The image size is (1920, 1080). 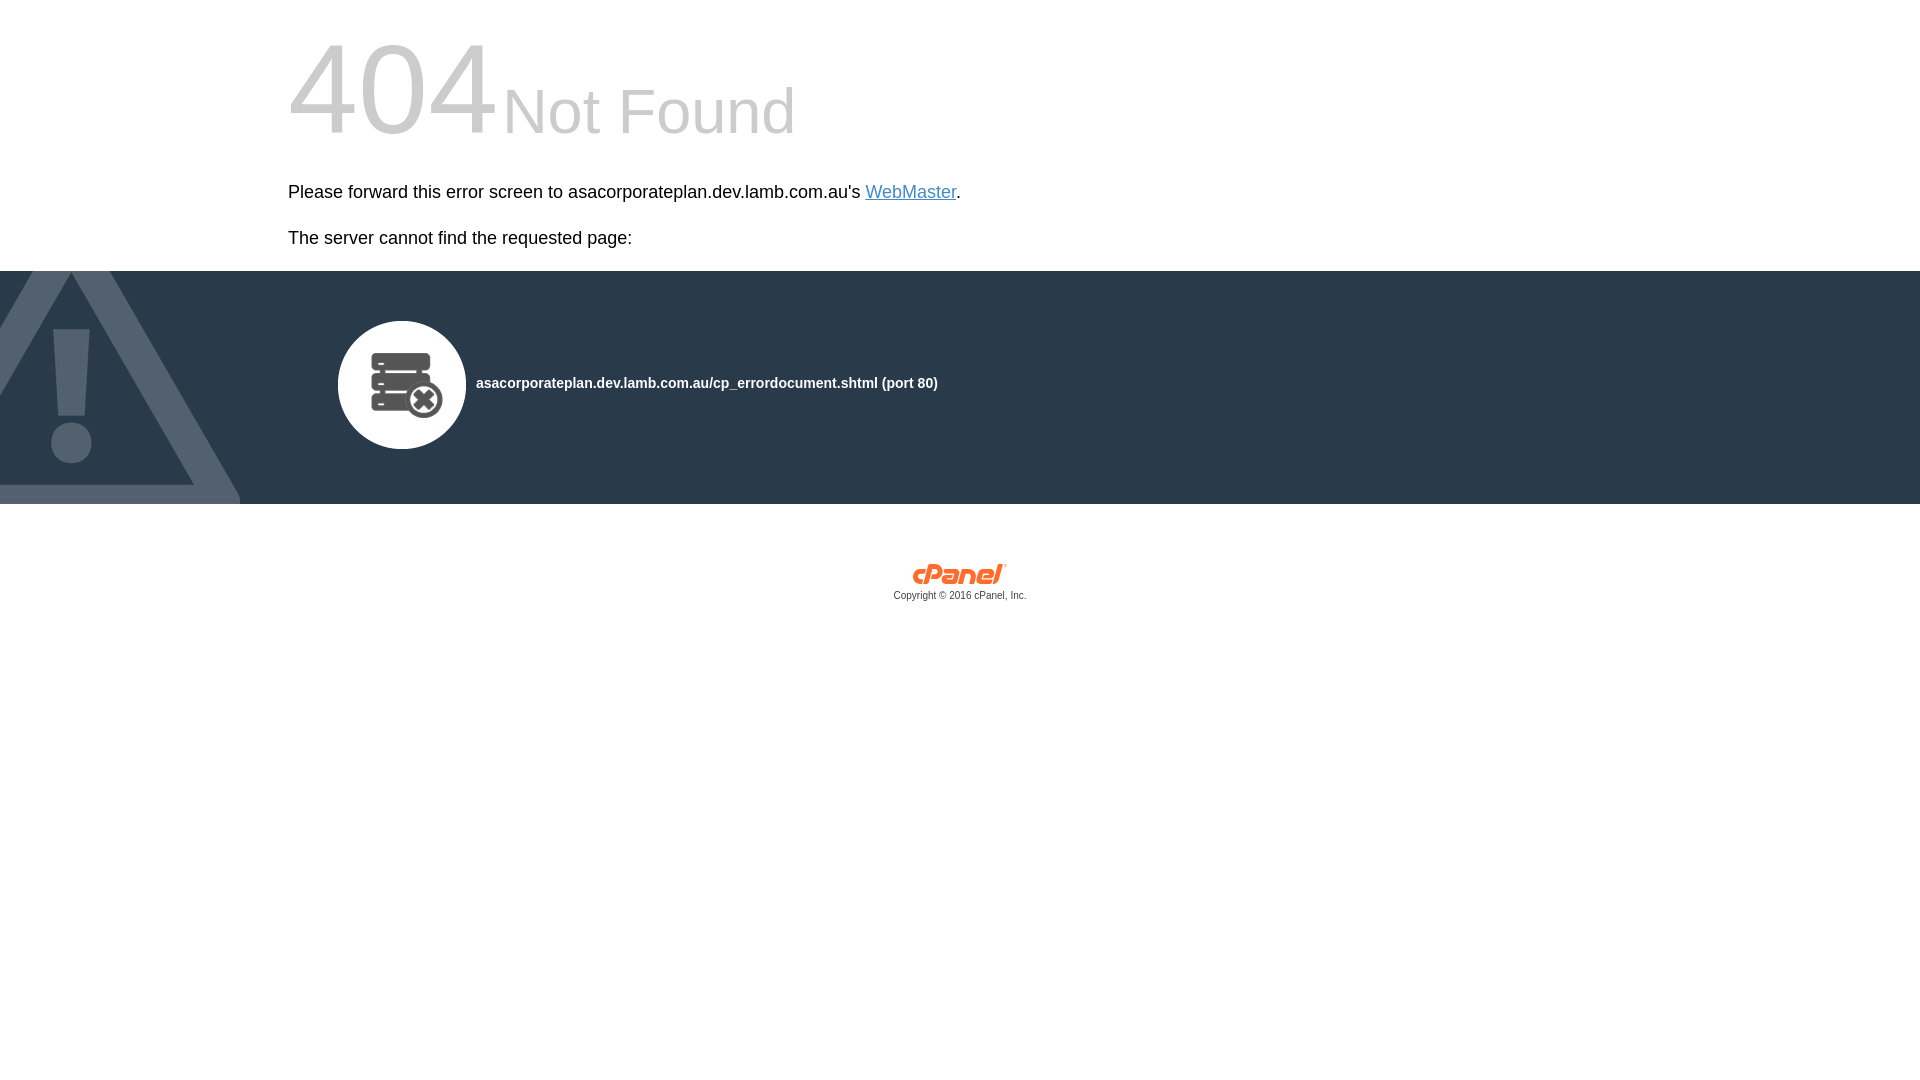 What do you see at coordinates (909, 192) in the screenshot?
I see `'WebMaster'` at bounding box center [909, 192].